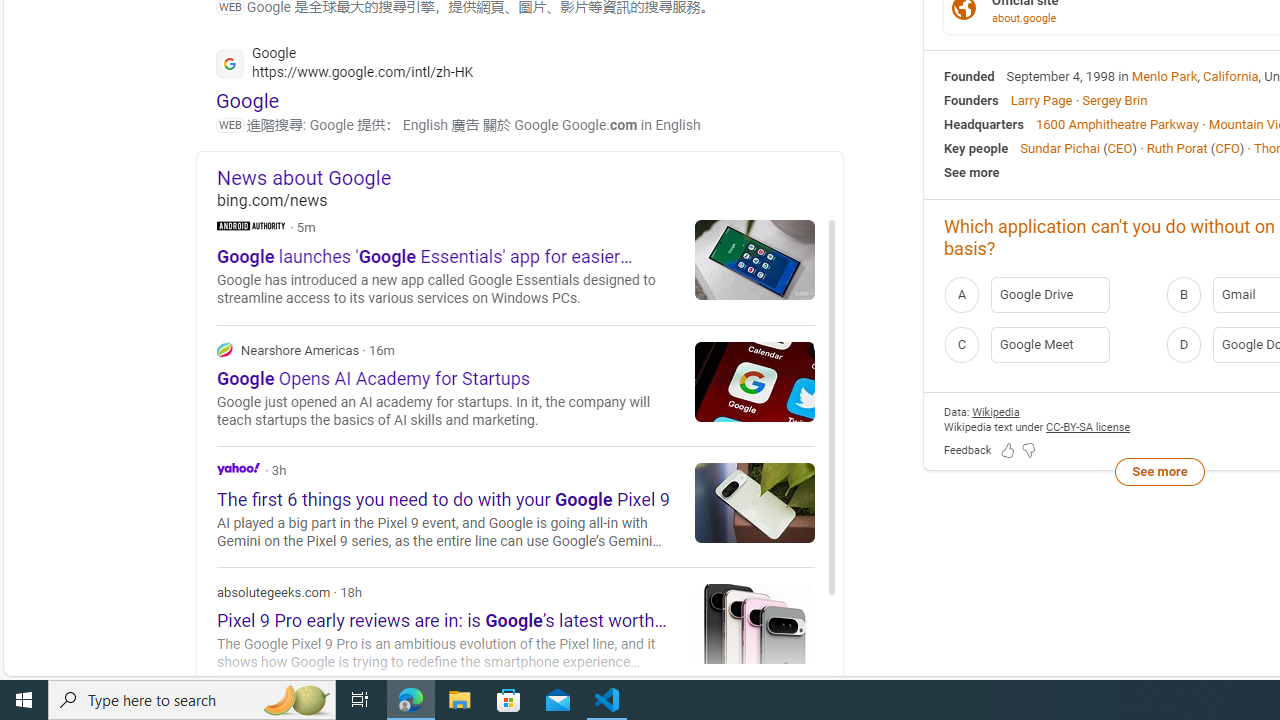 This screenshot has height=720, width=1280. Describe the element at coordinates (1058, 146) in the screenshot. I see `'Sundar Pichai'` at that location.